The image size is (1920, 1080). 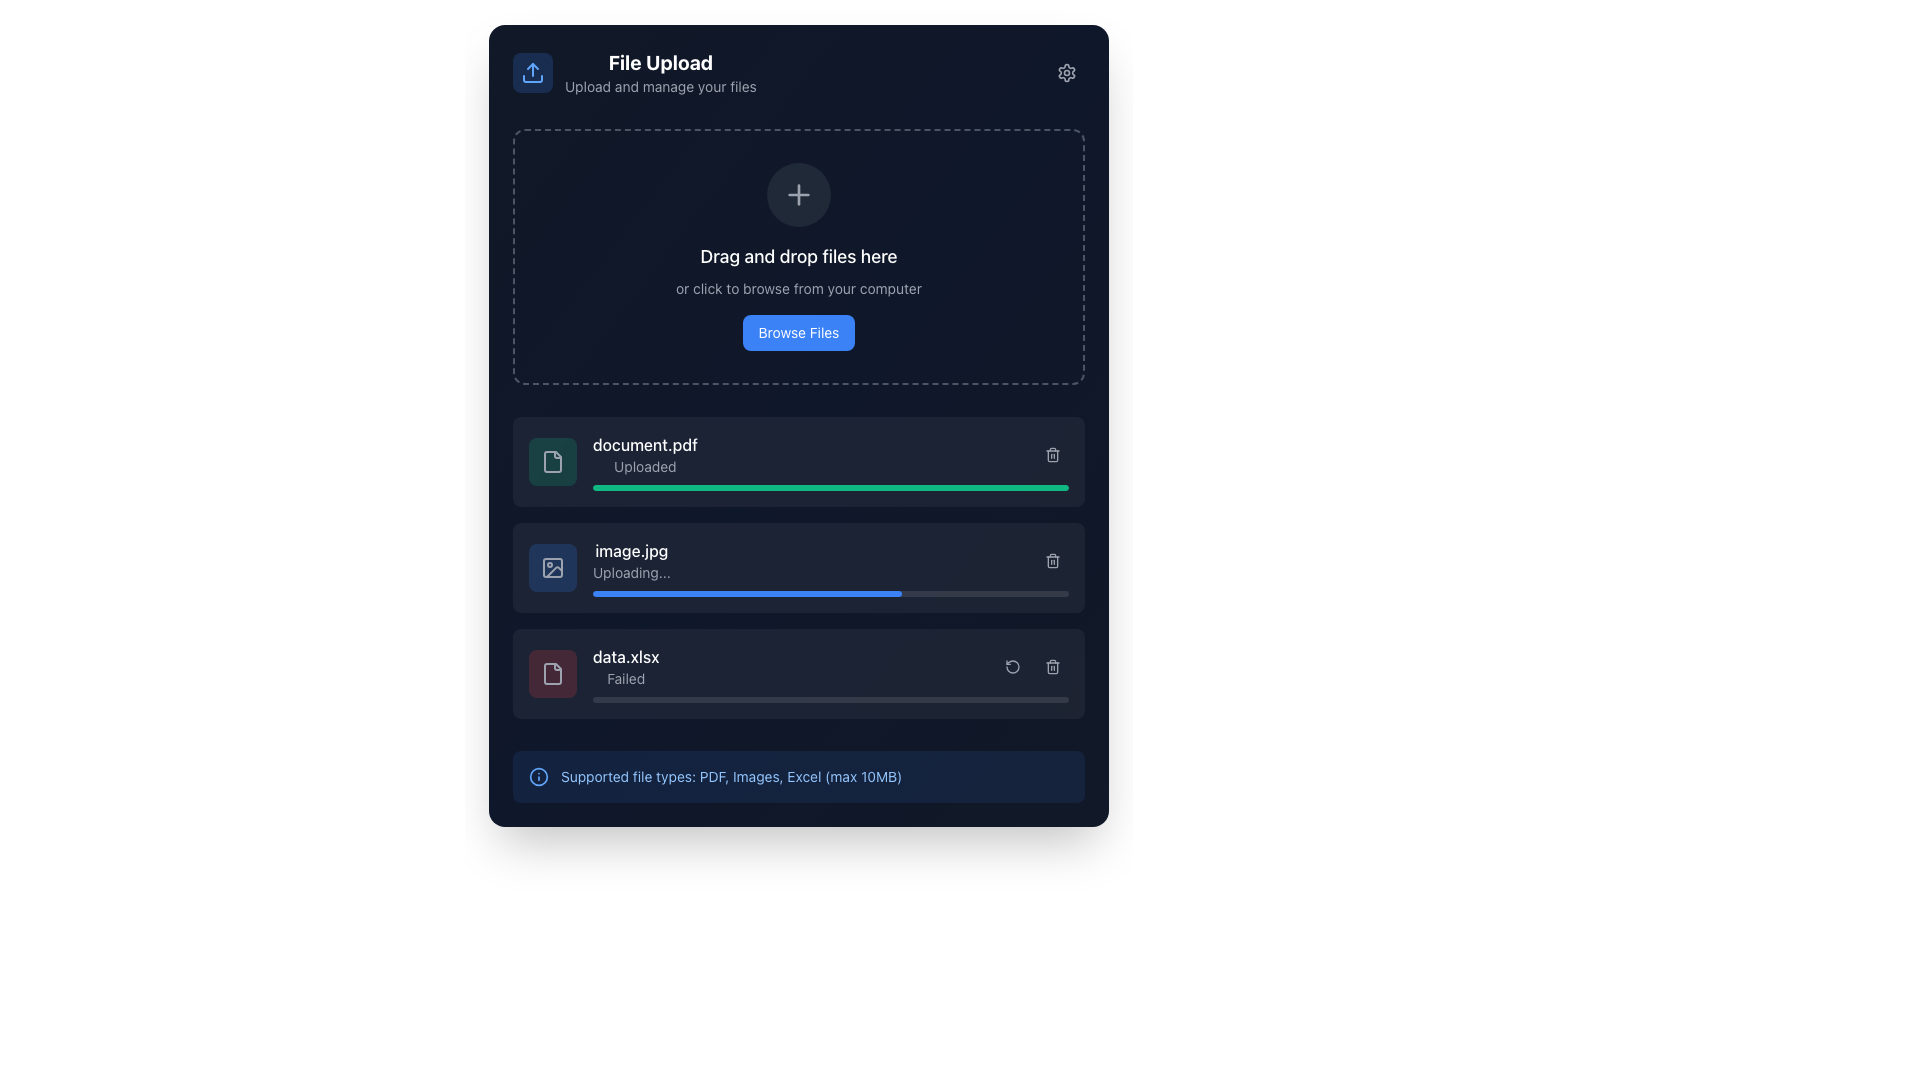 I want to click on the small light gray trashcan icon located to the right of the loading progress bar for 'image.jpg', so click(x=1051, y=560).